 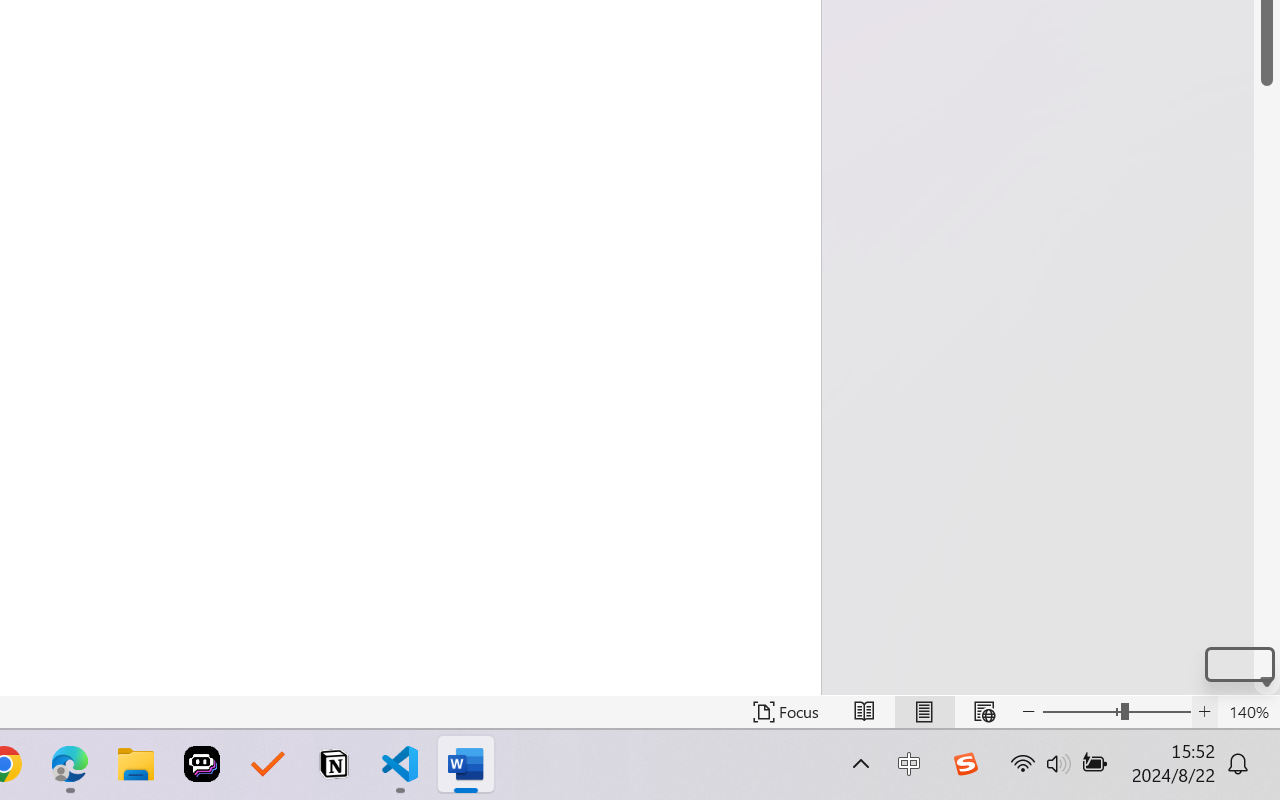 What do you see at coordinates (1248, 711) in the screenshot?
I see `'Zoom 140%'` at bounding box center [1248, 711].